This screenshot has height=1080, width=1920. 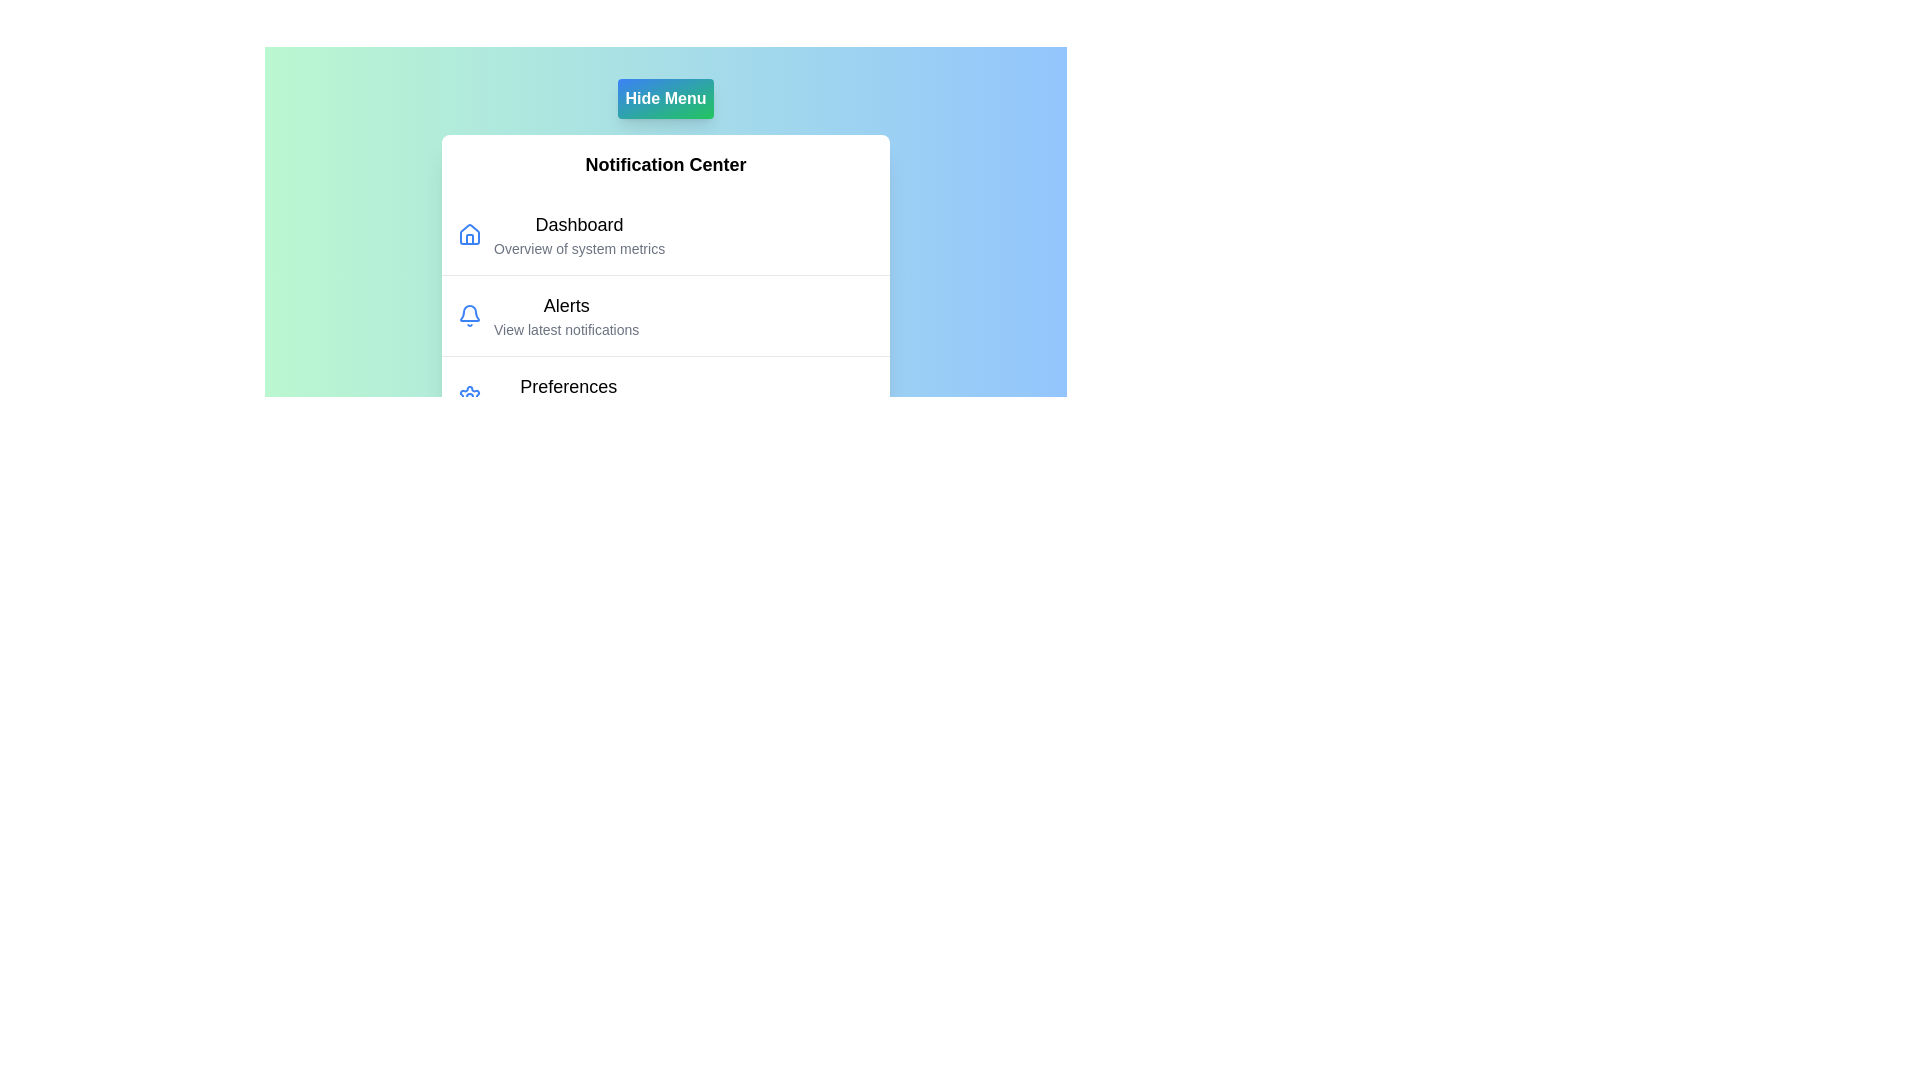 I want to click on the menu item labeled Preferences in the NotificationMenu, so click(x=567, y=386).